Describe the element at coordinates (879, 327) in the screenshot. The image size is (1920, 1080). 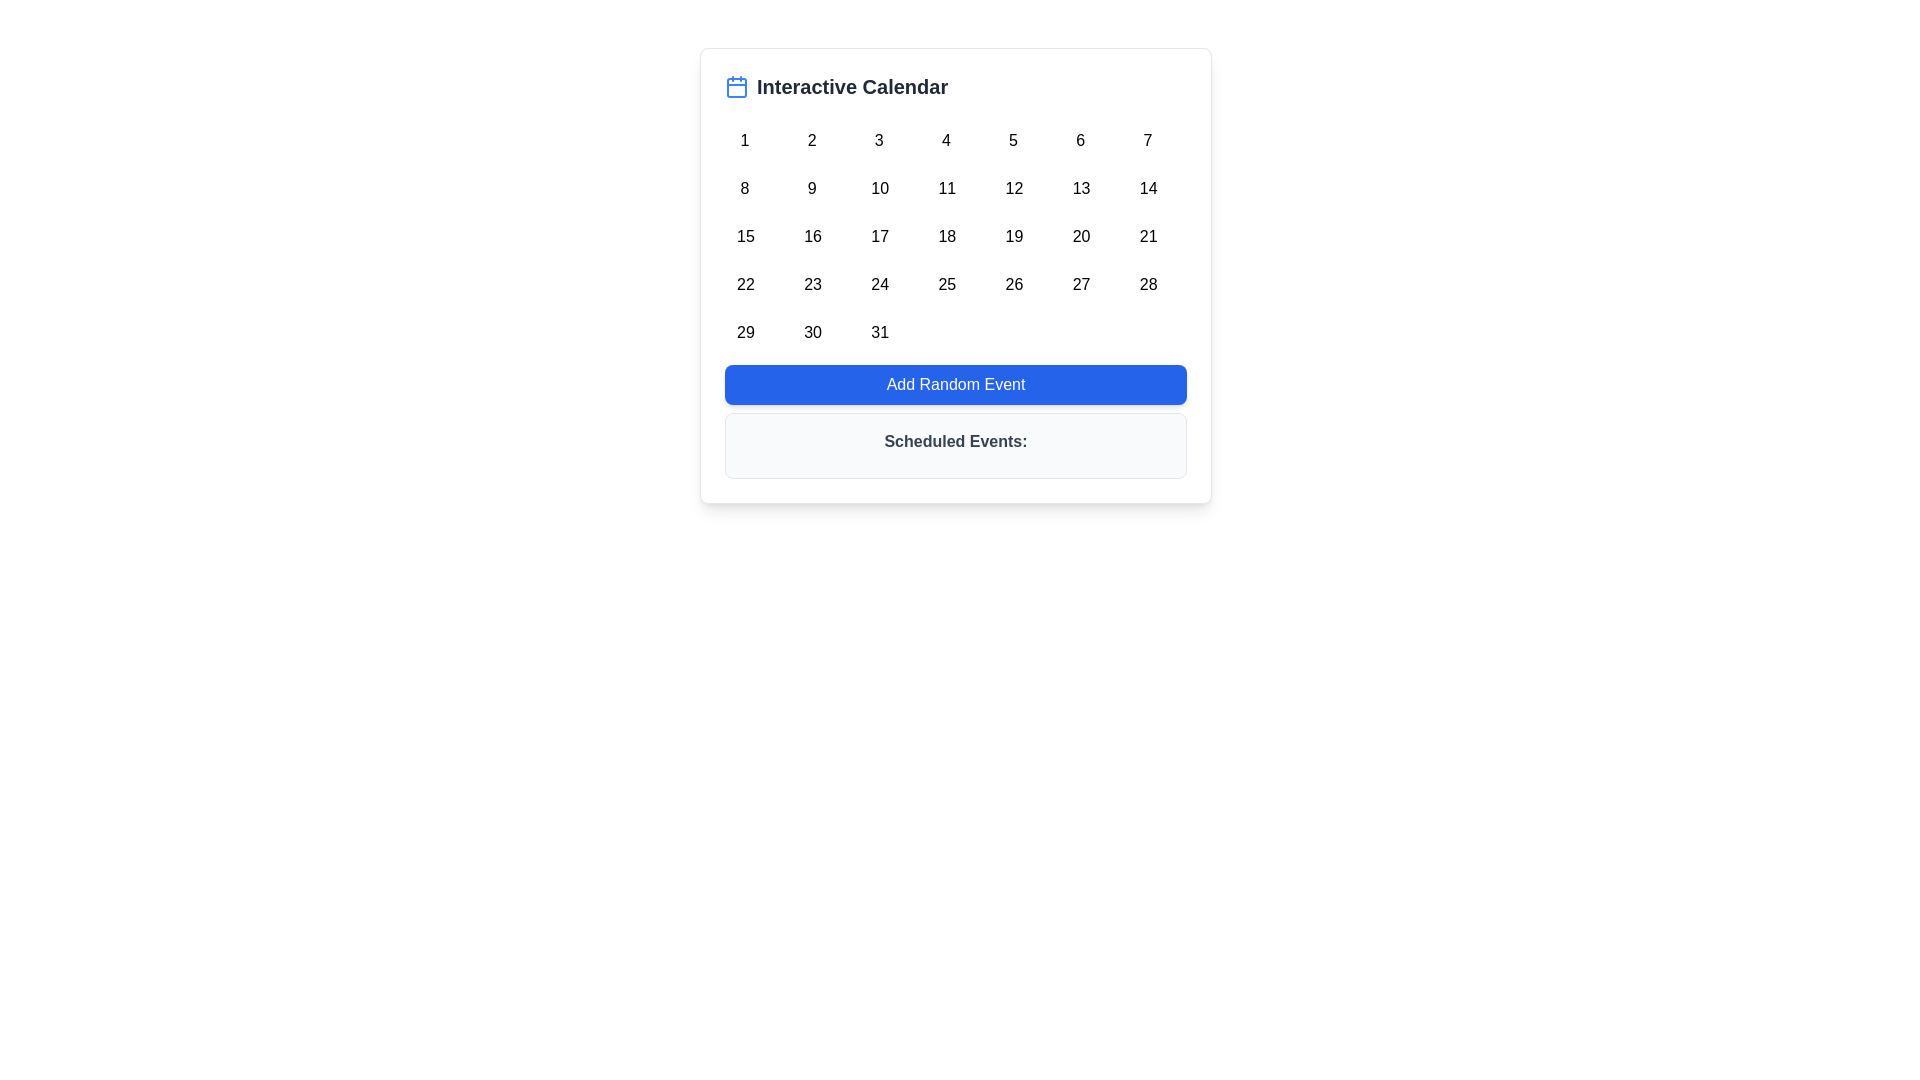
I see `the square button labeled 31 located at the bottom-right of the calendar grid` at that location.